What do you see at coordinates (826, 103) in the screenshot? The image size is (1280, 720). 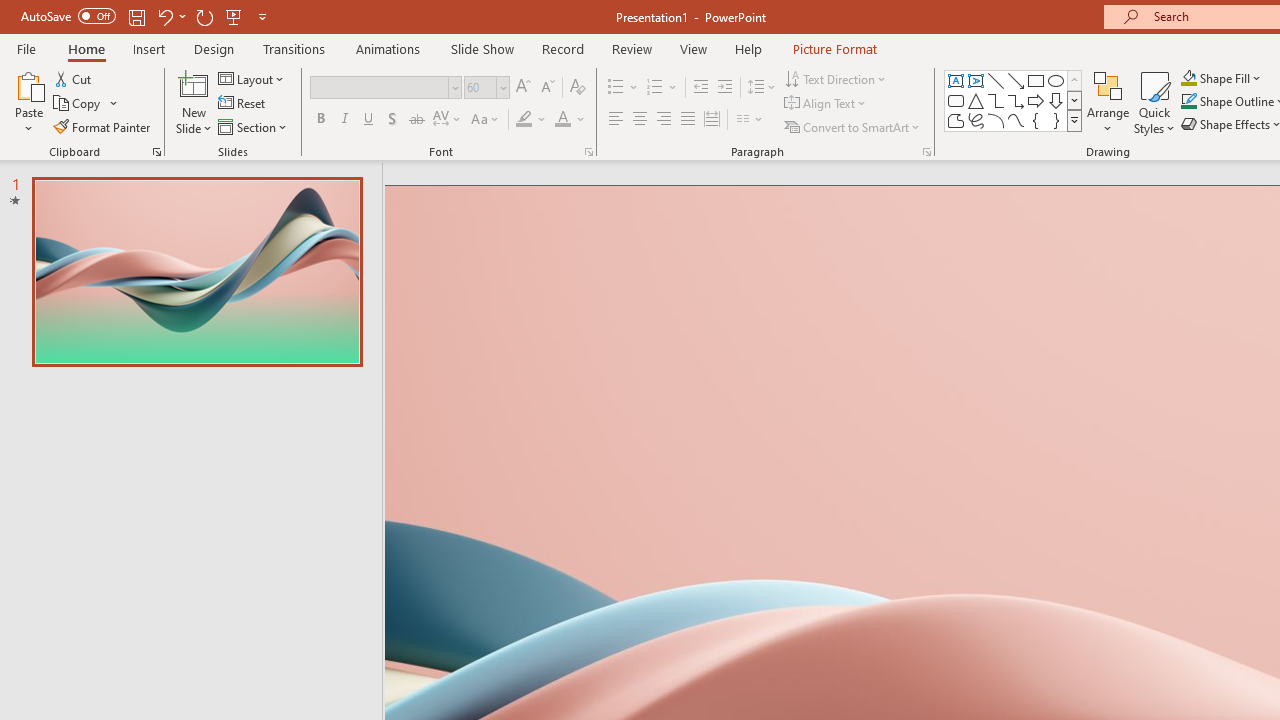 I see `'Align Text'` at bounding box center [826, 103].